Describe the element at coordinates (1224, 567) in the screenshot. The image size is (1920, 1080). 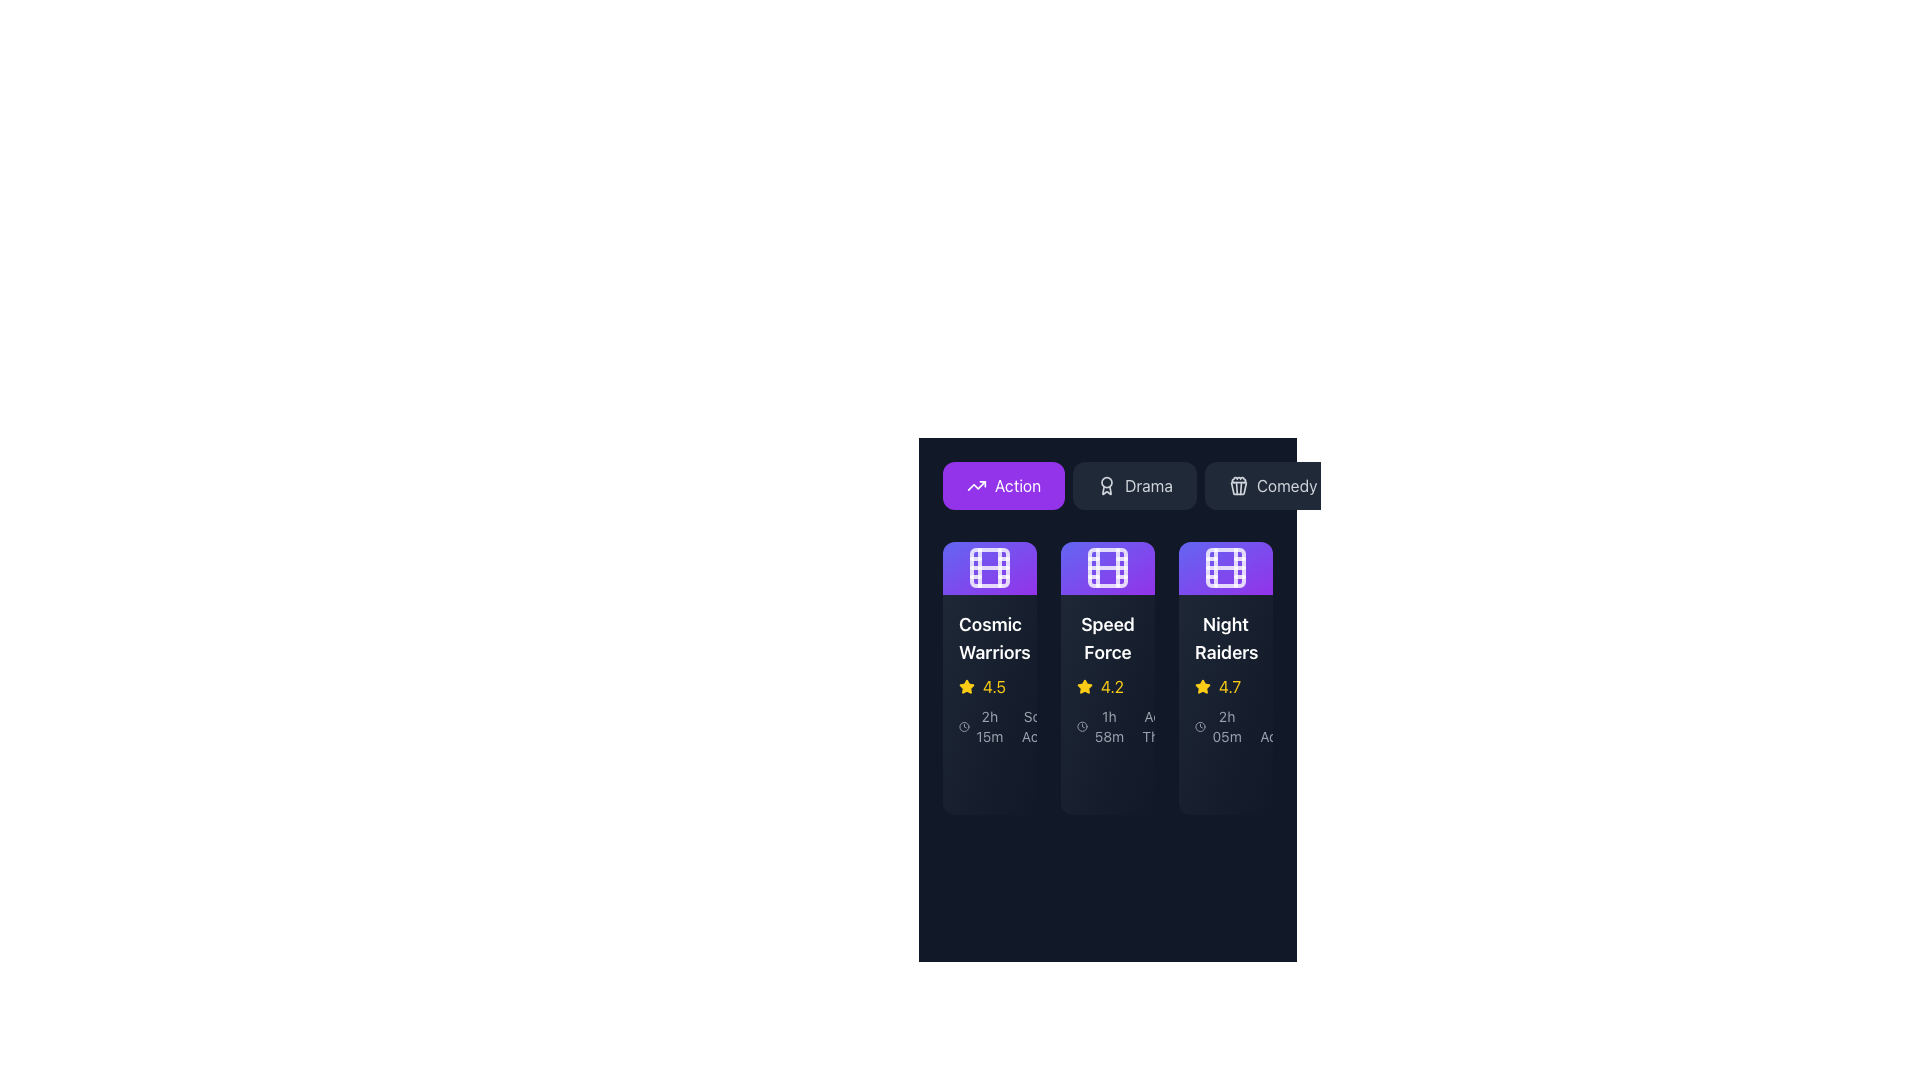
I see `the Decorative SVG rectangle within the purple icon at the top of the 'Night Raiders' card, which is the third card in a row of three cards` at that location.